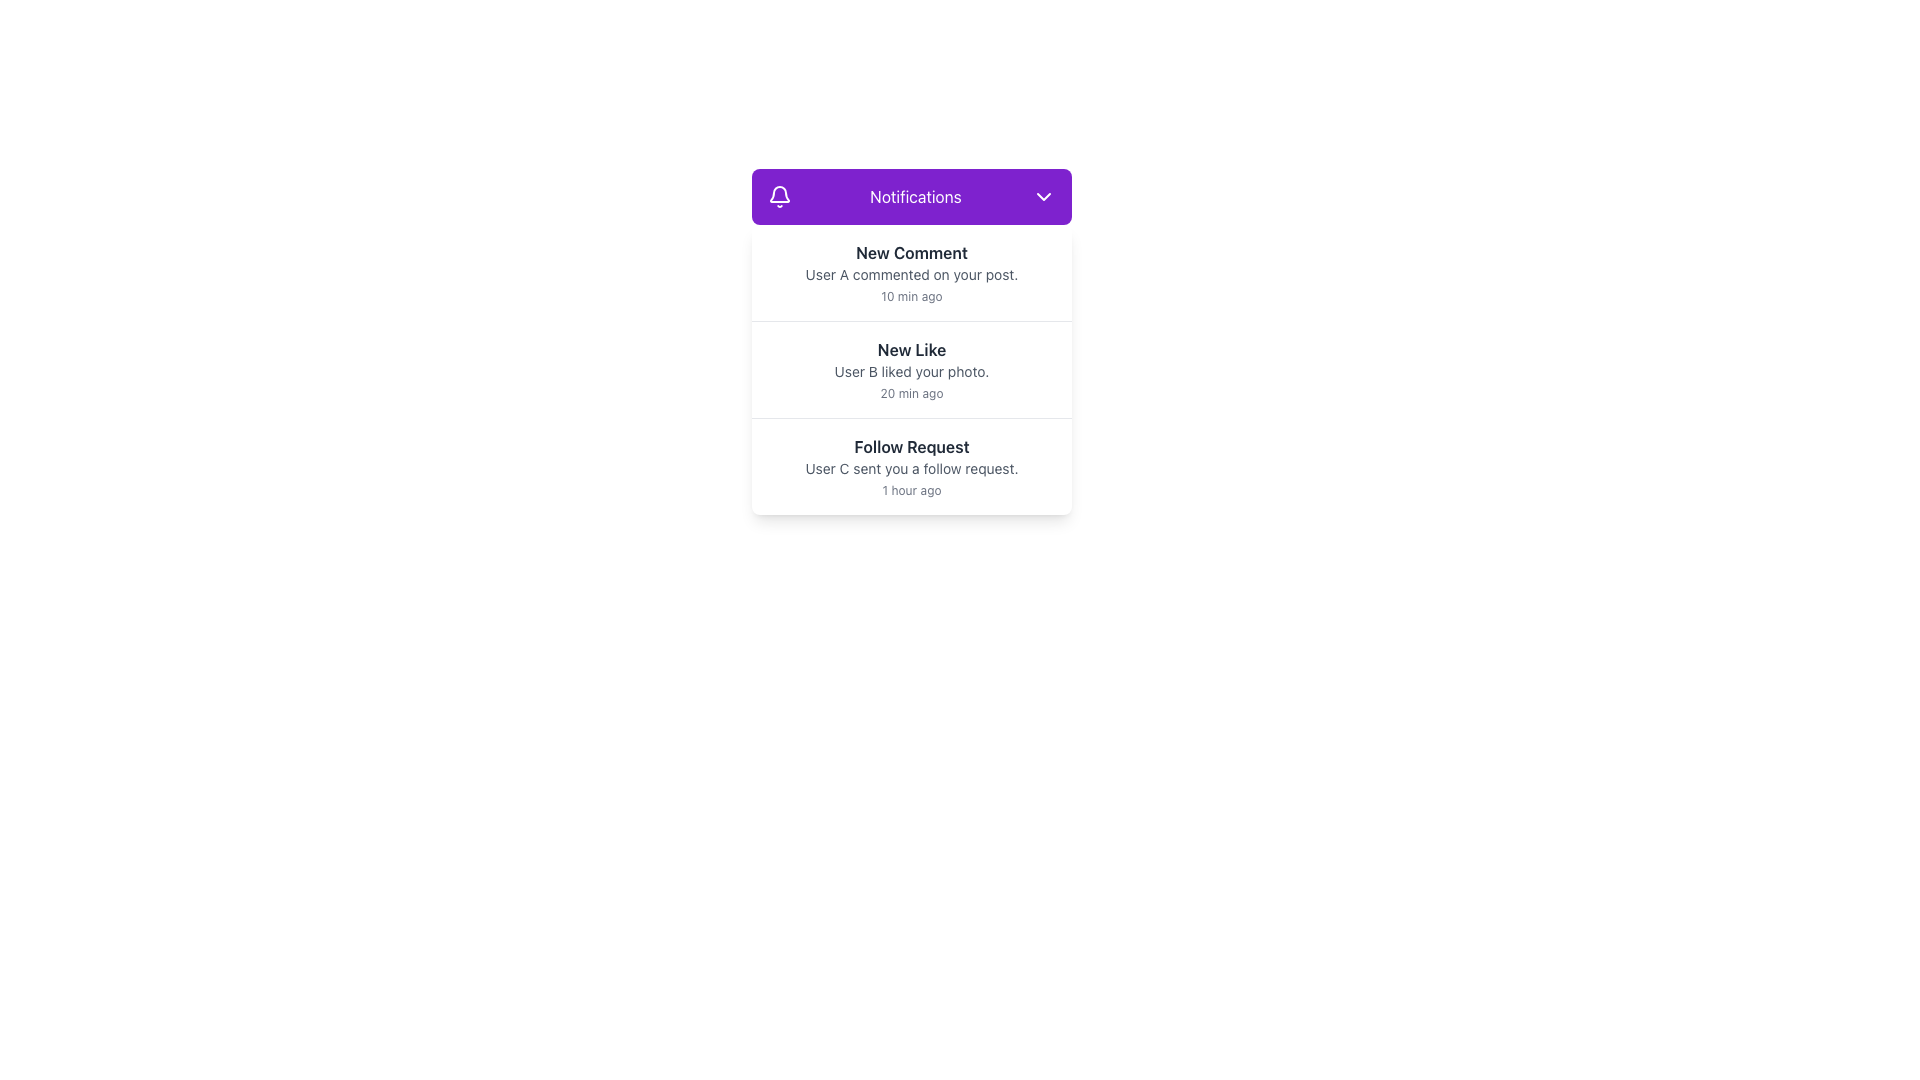  Describe the element at coordinates (911, 370) in the screenshot. I see `information displayed in the 'New Like' notification entry that states 'User B liked your photo.' and '20 min ago'` at that location.